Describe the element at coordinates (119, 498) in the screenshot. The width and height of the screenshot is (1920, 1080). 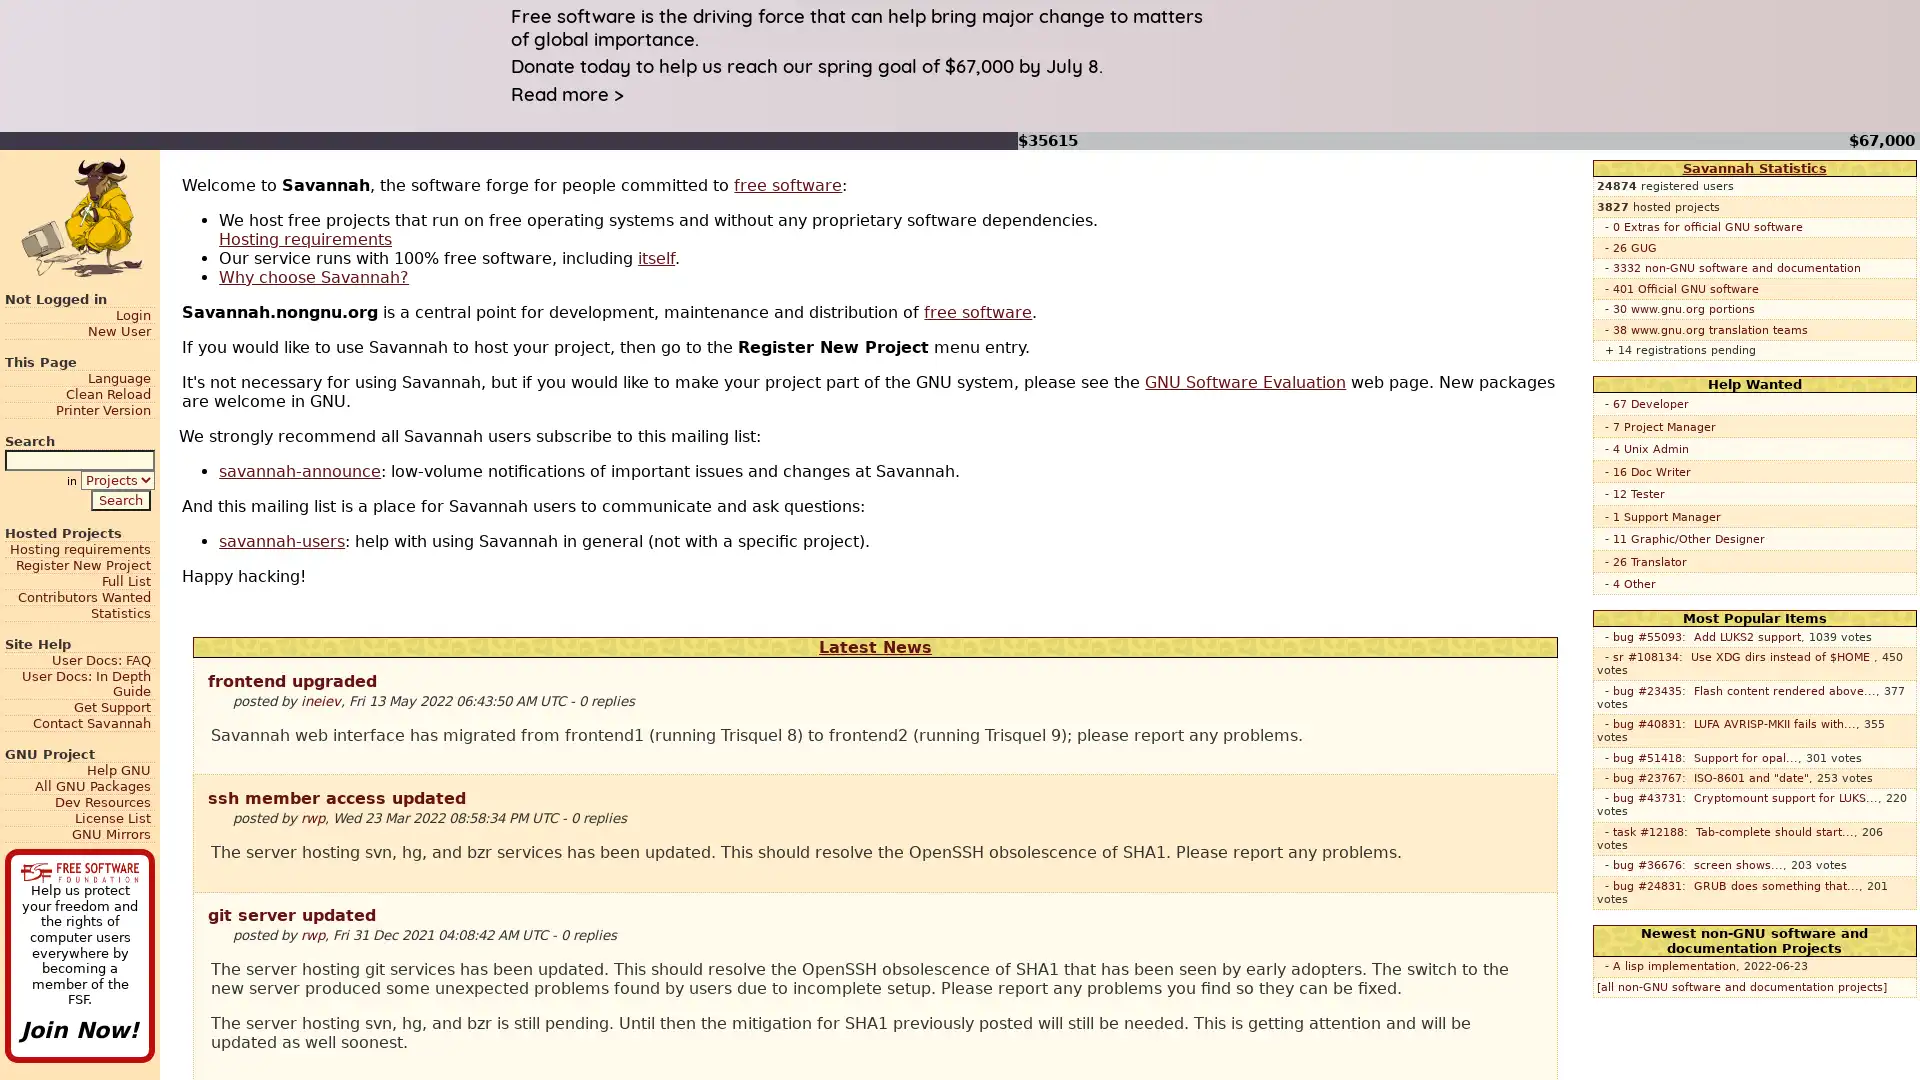
I see `Search` at that location.